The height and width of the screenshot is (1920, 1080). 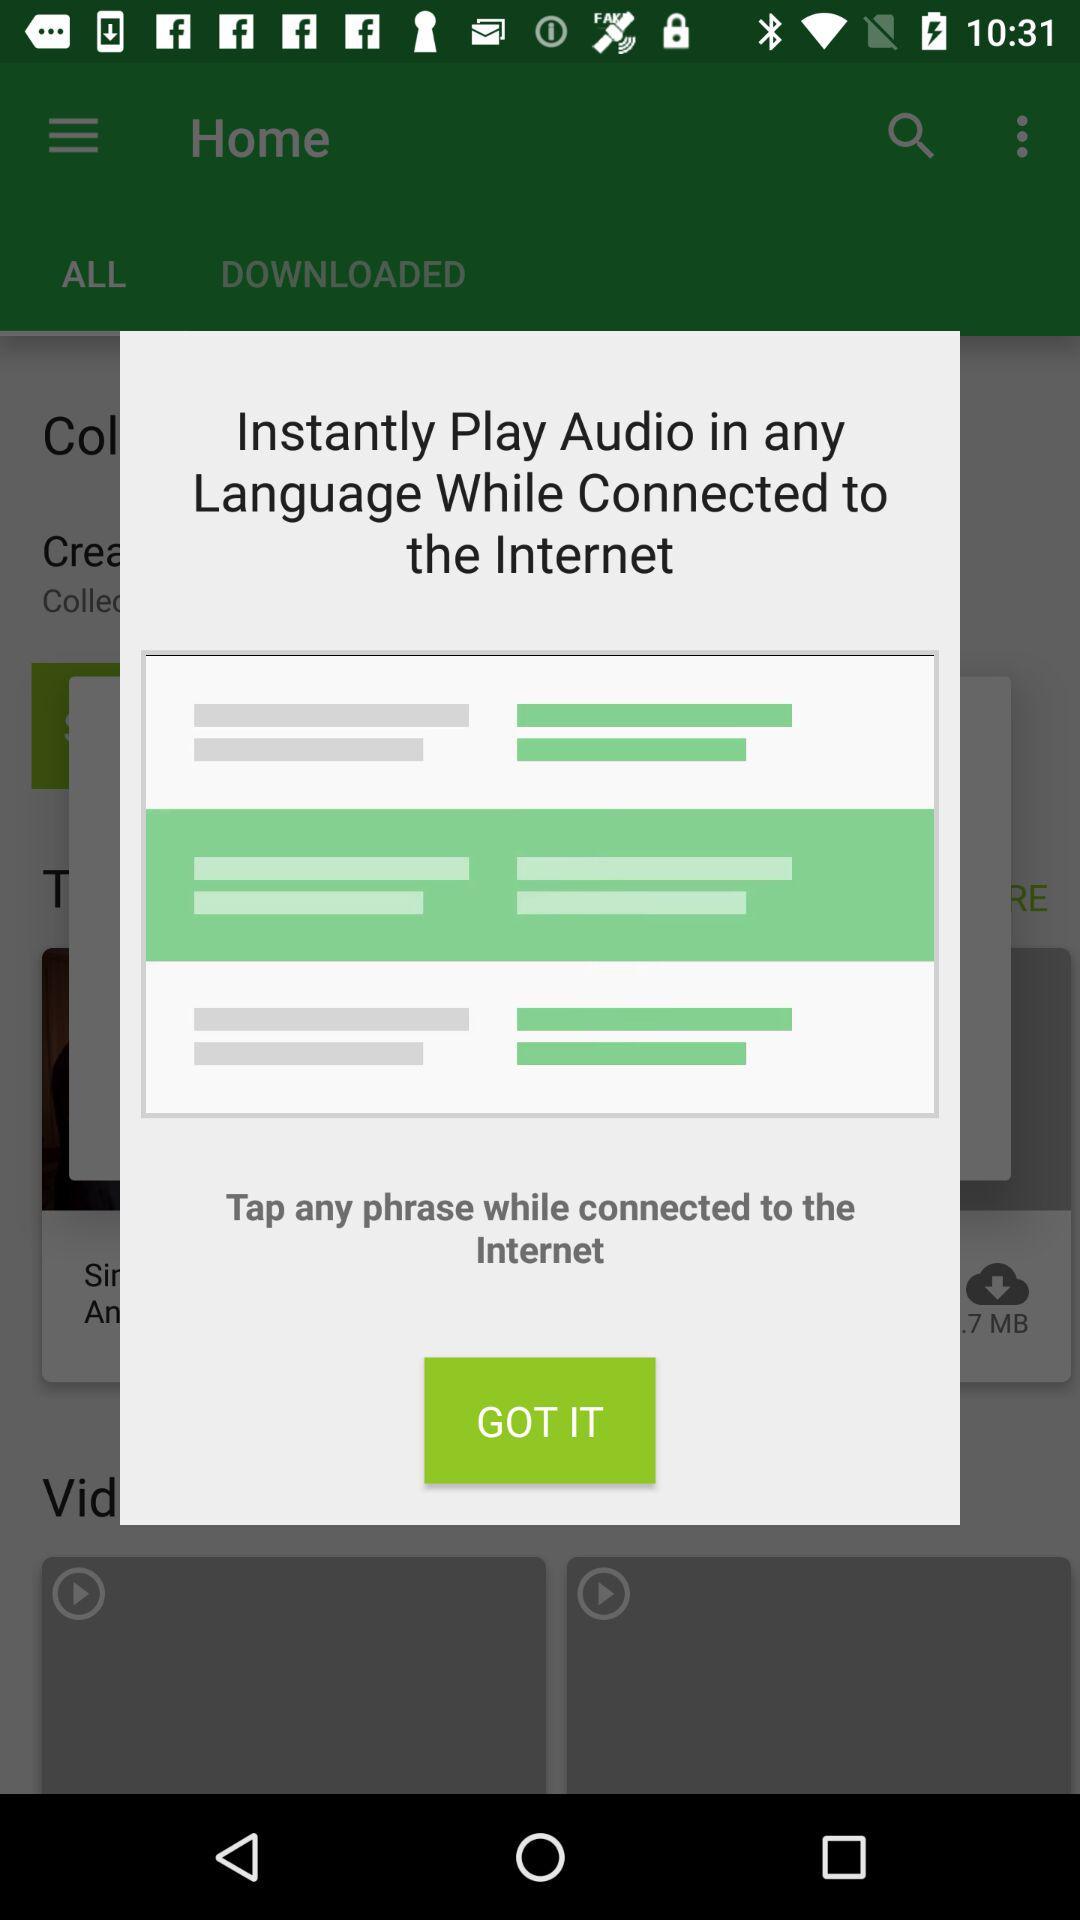 I want to click on got it item, so click(x=540, y=1419).